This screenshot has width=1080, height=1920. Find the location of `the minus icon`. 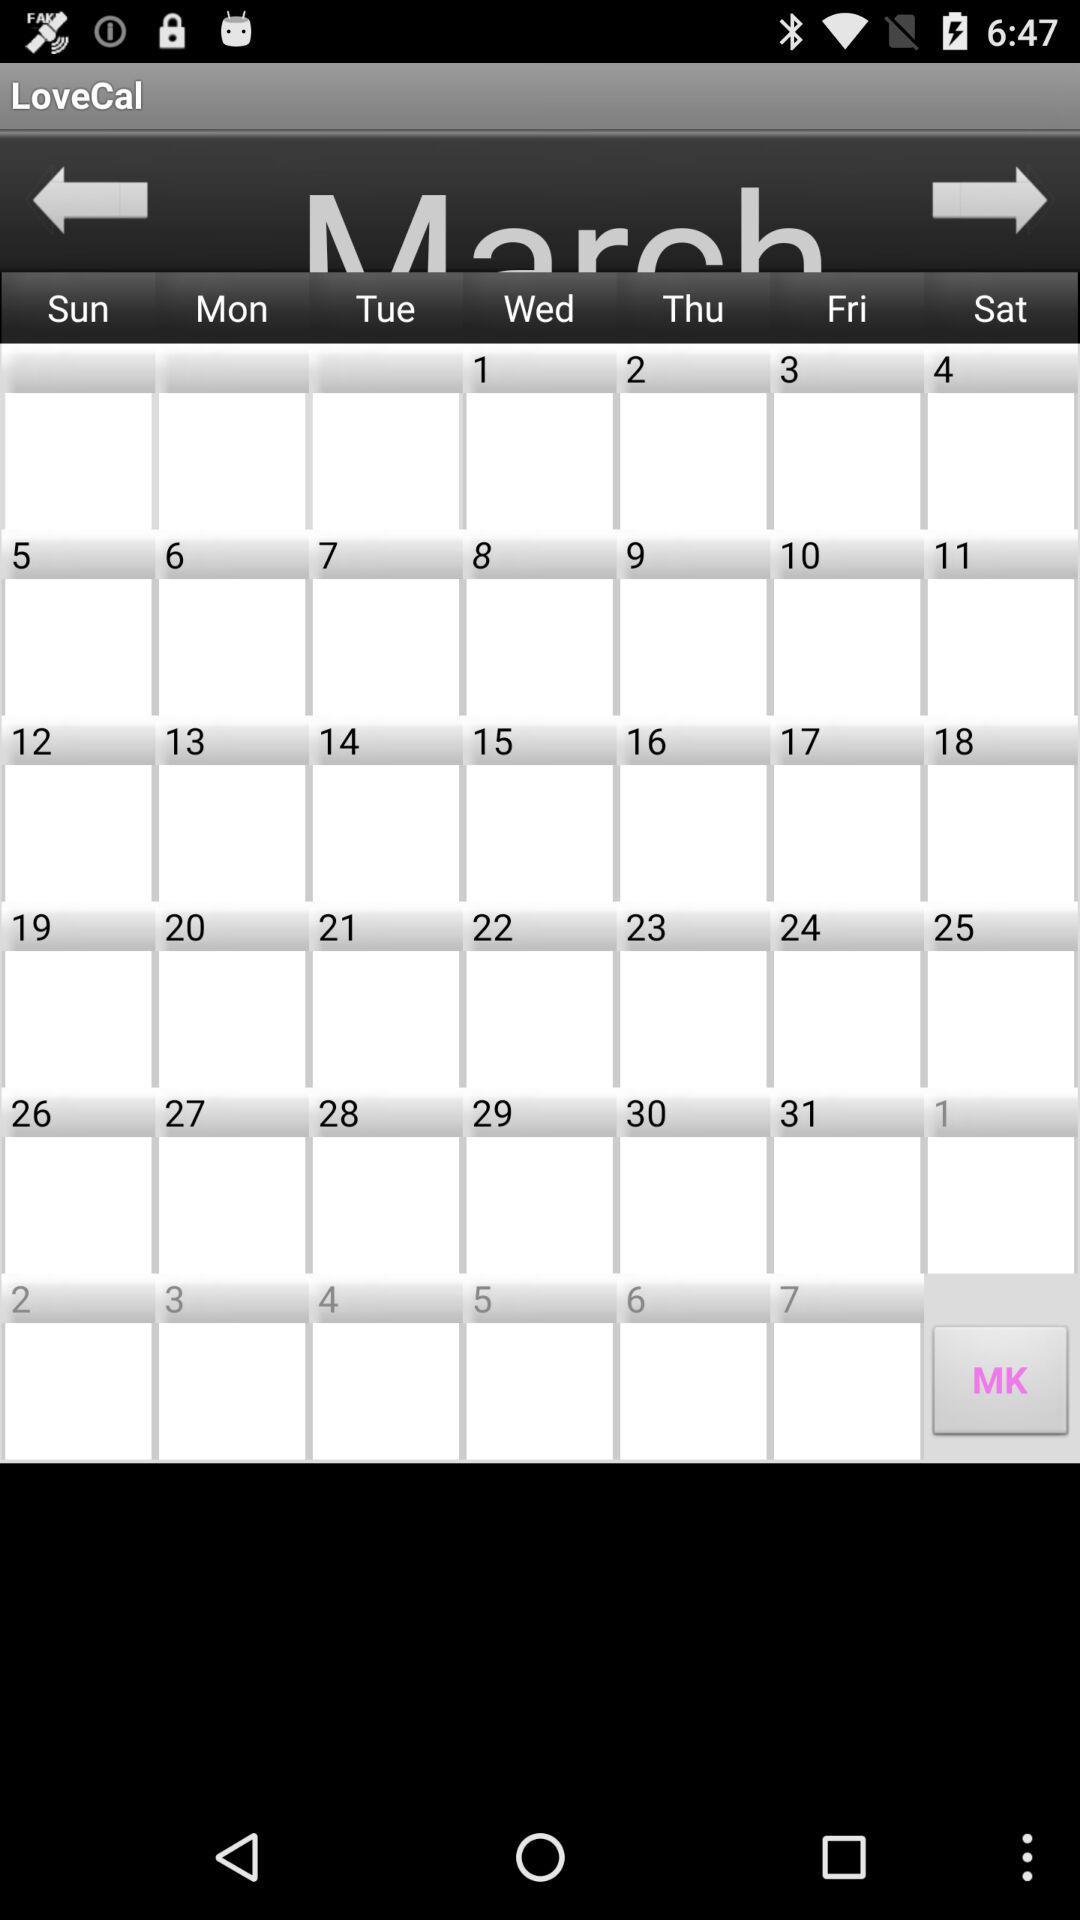

the minus icon is located at coordinates (538, 493).